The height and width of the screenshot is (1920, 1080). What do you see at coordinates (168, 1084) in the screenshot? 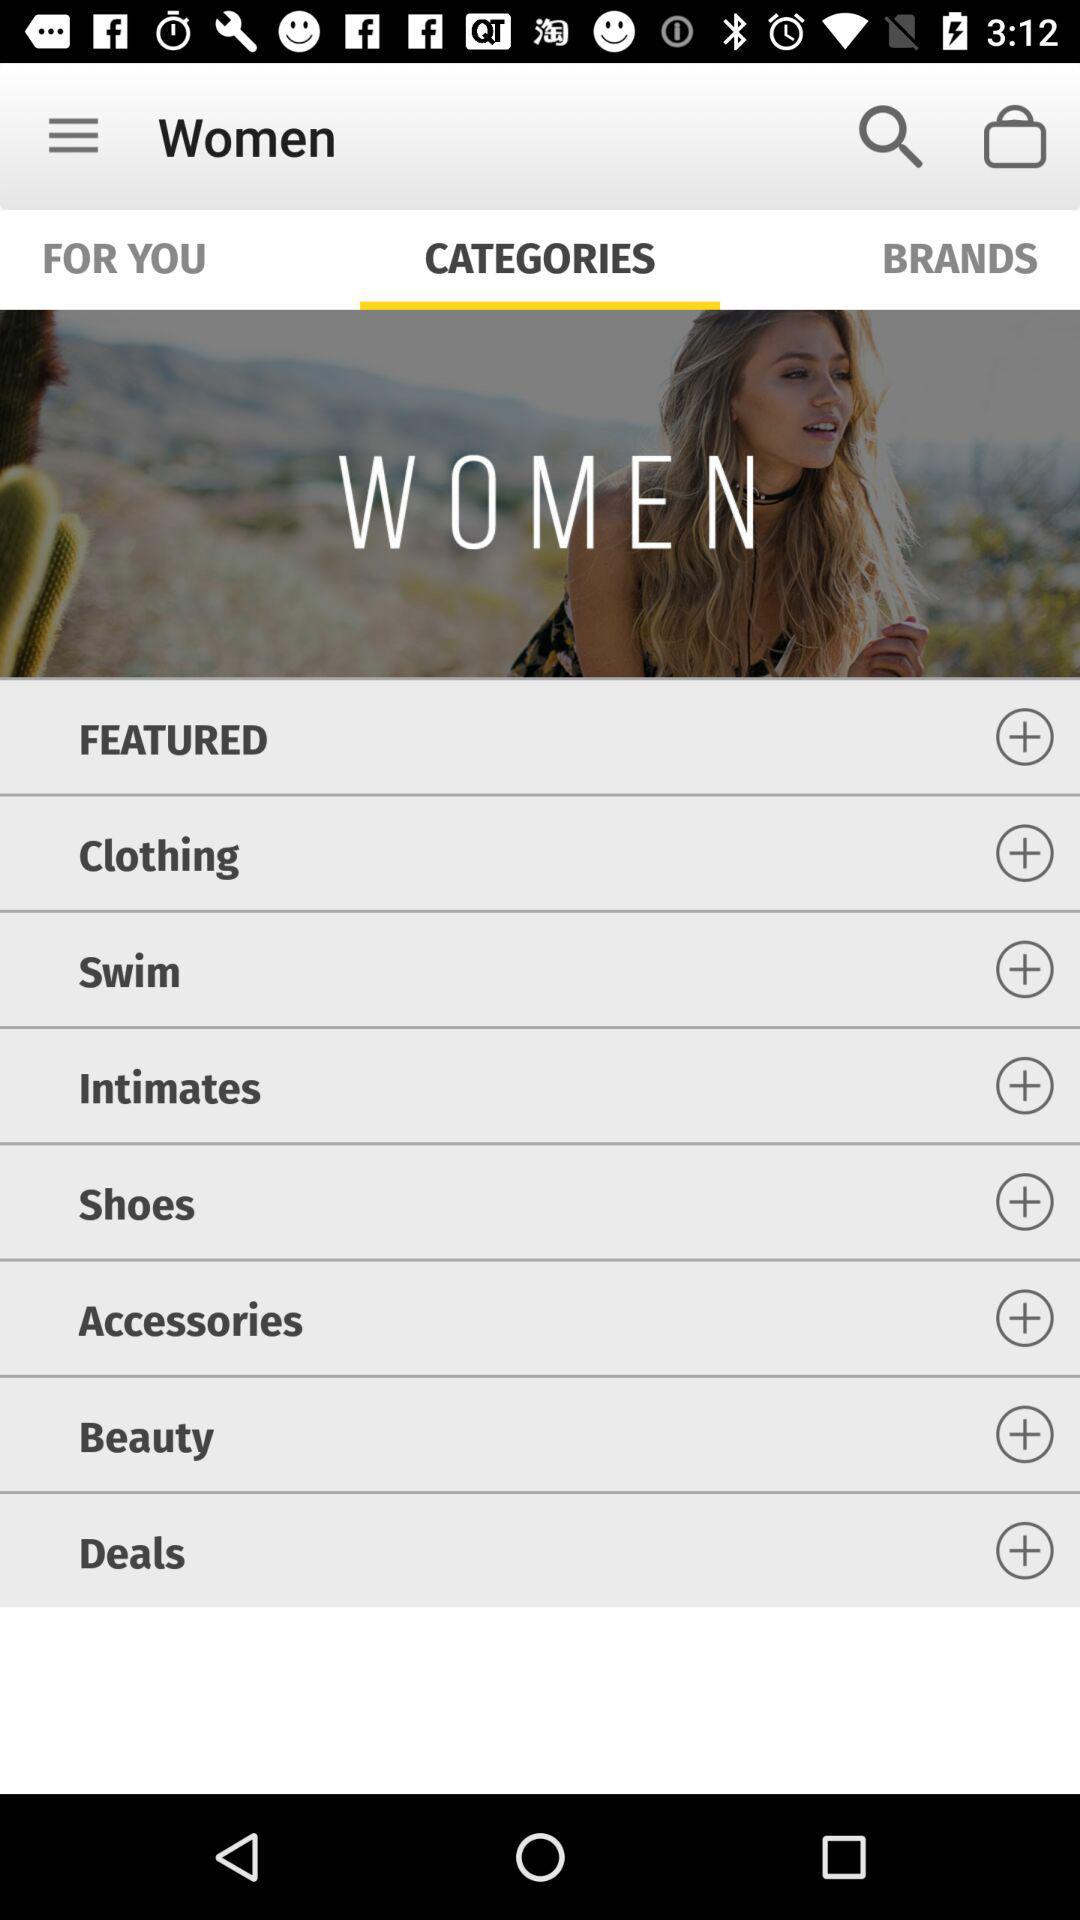
I see `icon below swim` at bounding box center [168, 1084].